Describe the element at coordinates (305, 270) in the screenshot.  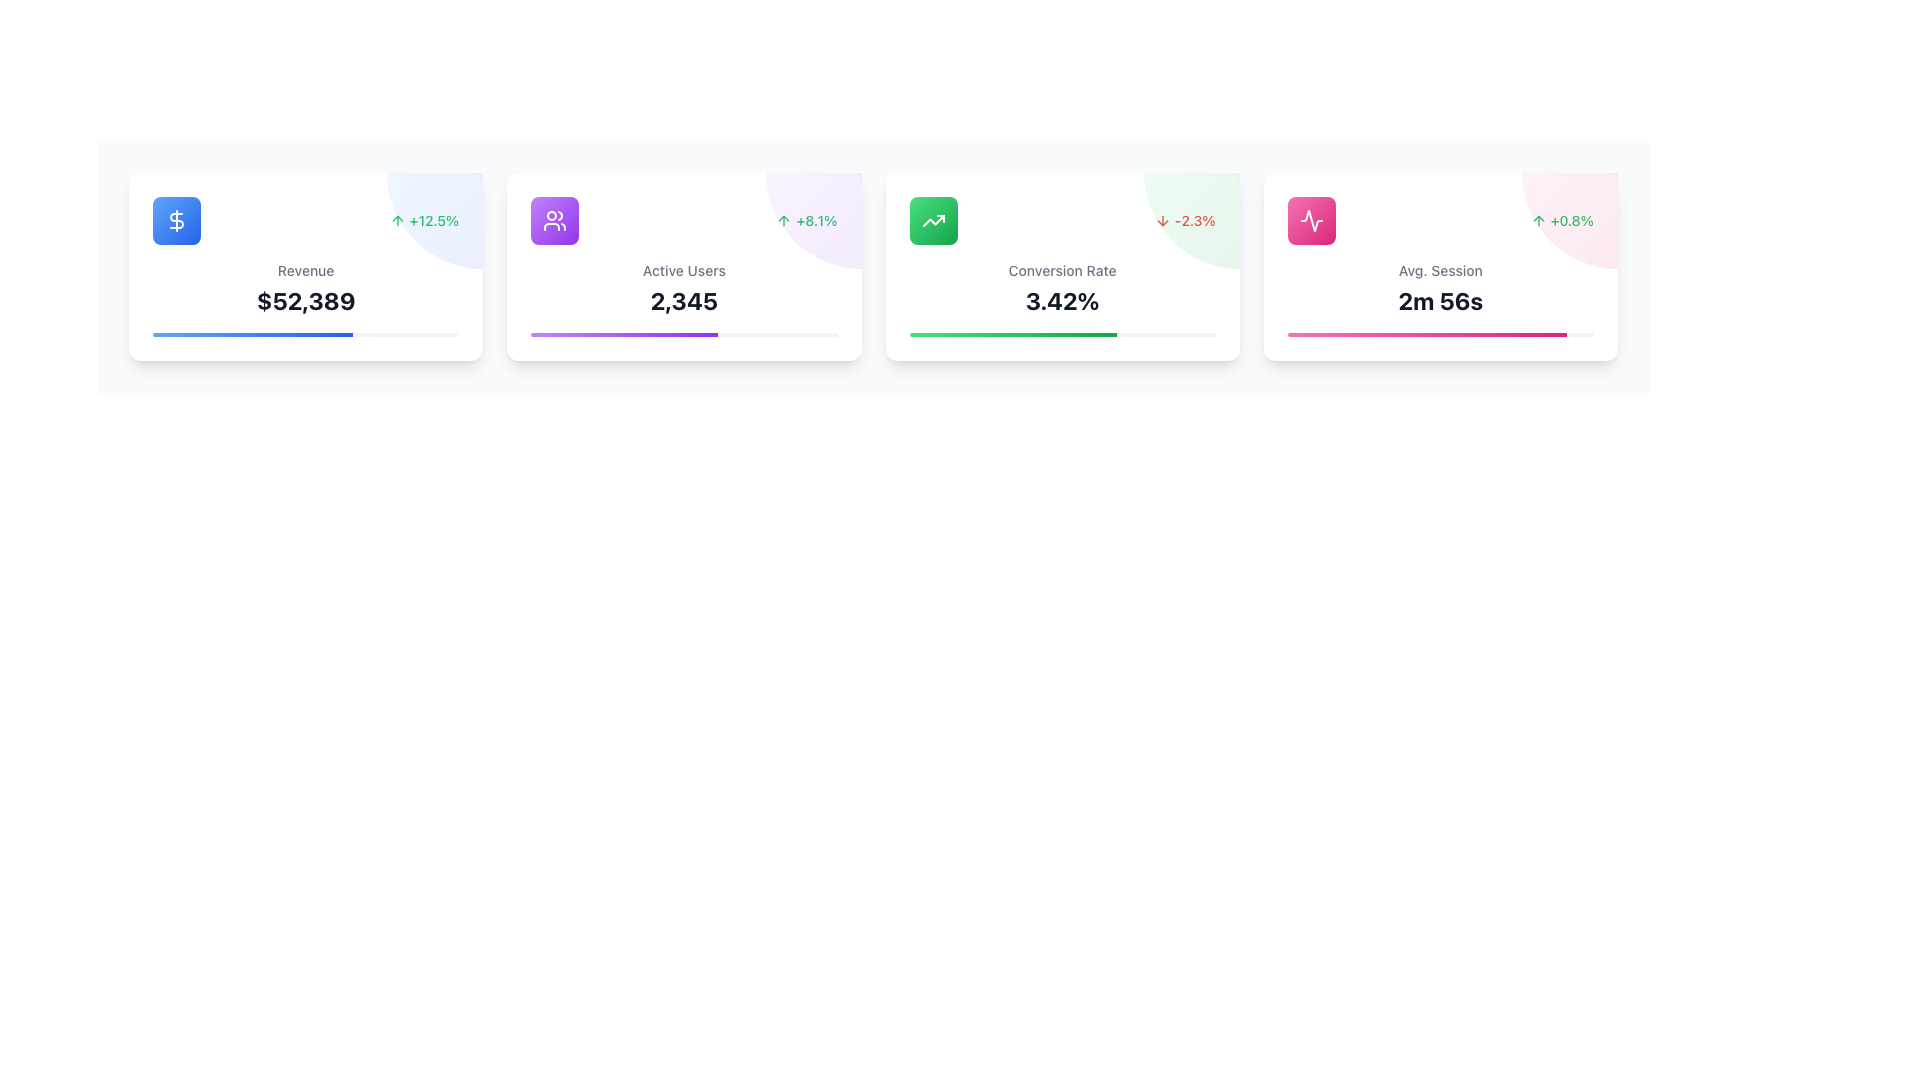
I see `descriptive label indicating that the card's content pertains to revenue, located in the middle-top region of the first card in a horizontal row of cards` at that location.